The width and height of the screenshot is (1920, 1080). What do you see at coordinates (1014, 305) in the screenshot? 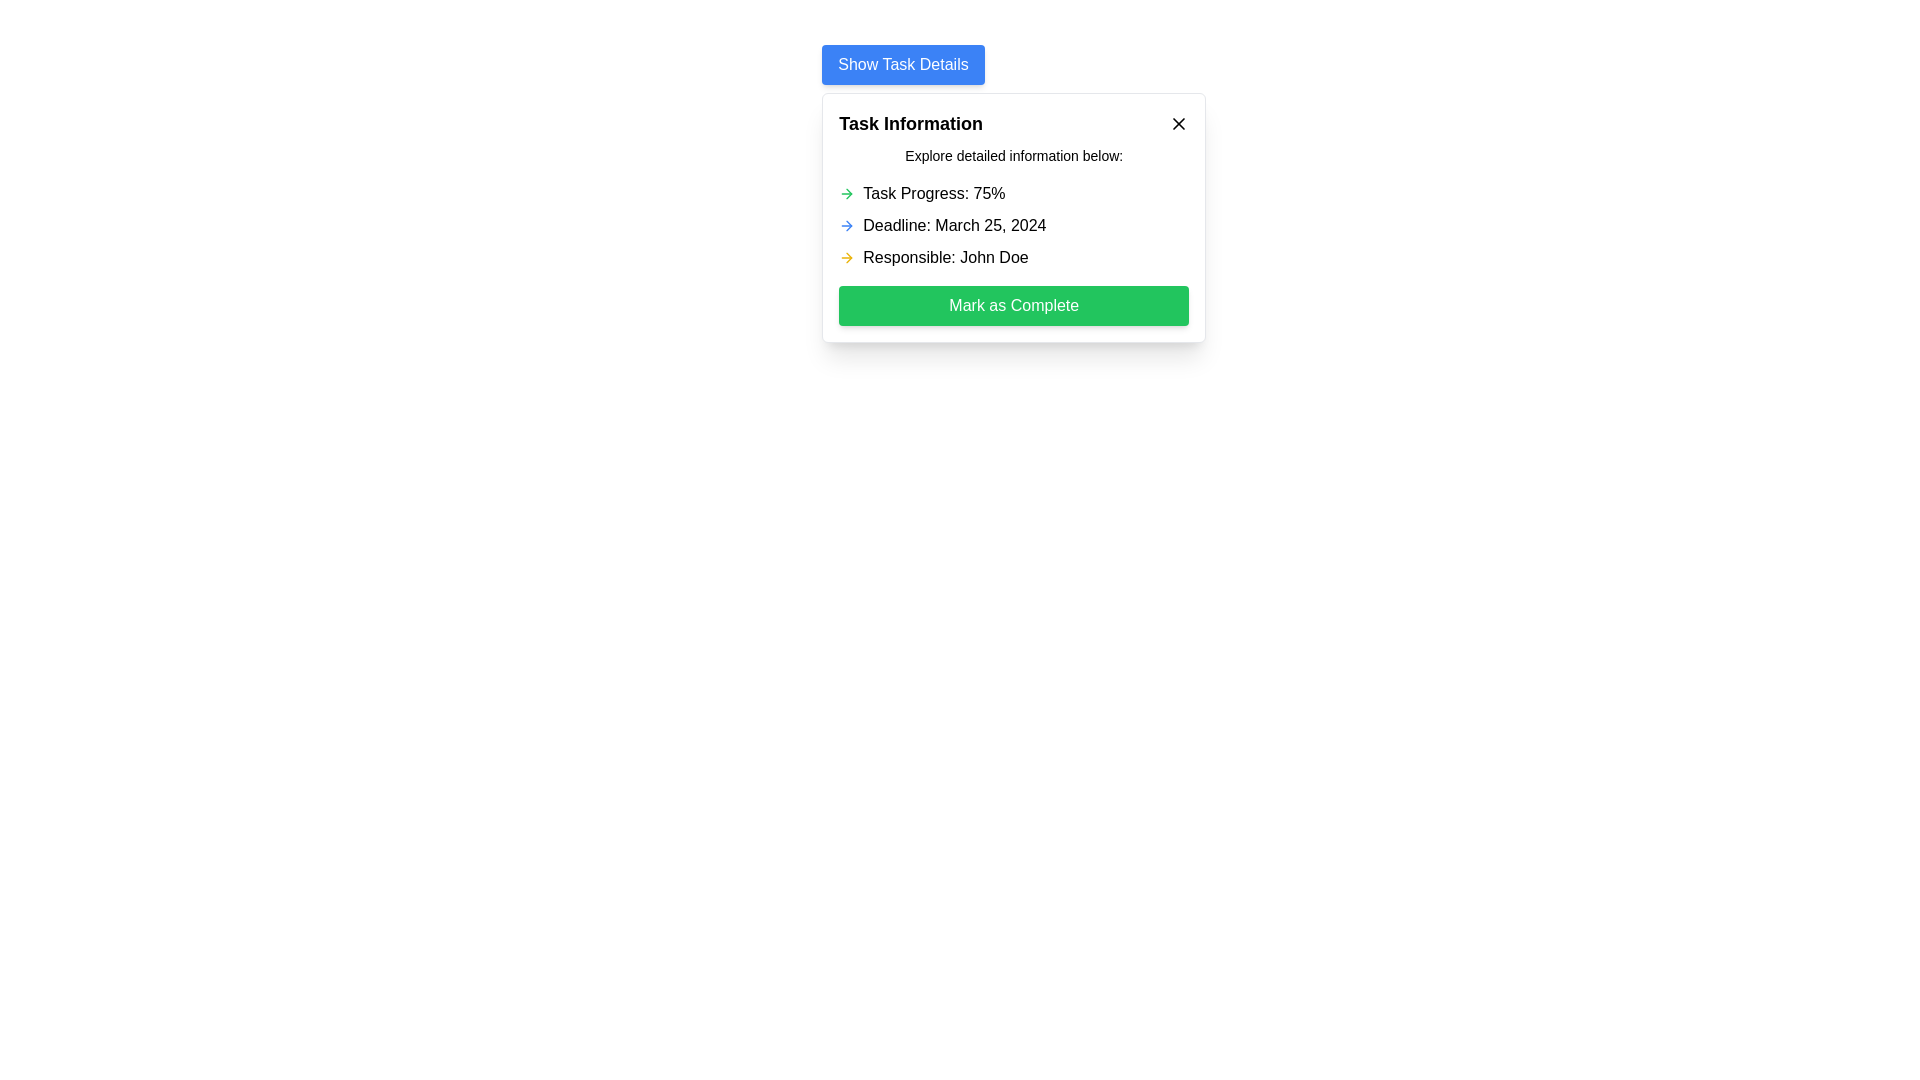
I see `the 'Mark as Complete' button located at the bottom of the task details card beneath the 'Responsible: John Doe' text` at bounding box center [1014, 305].